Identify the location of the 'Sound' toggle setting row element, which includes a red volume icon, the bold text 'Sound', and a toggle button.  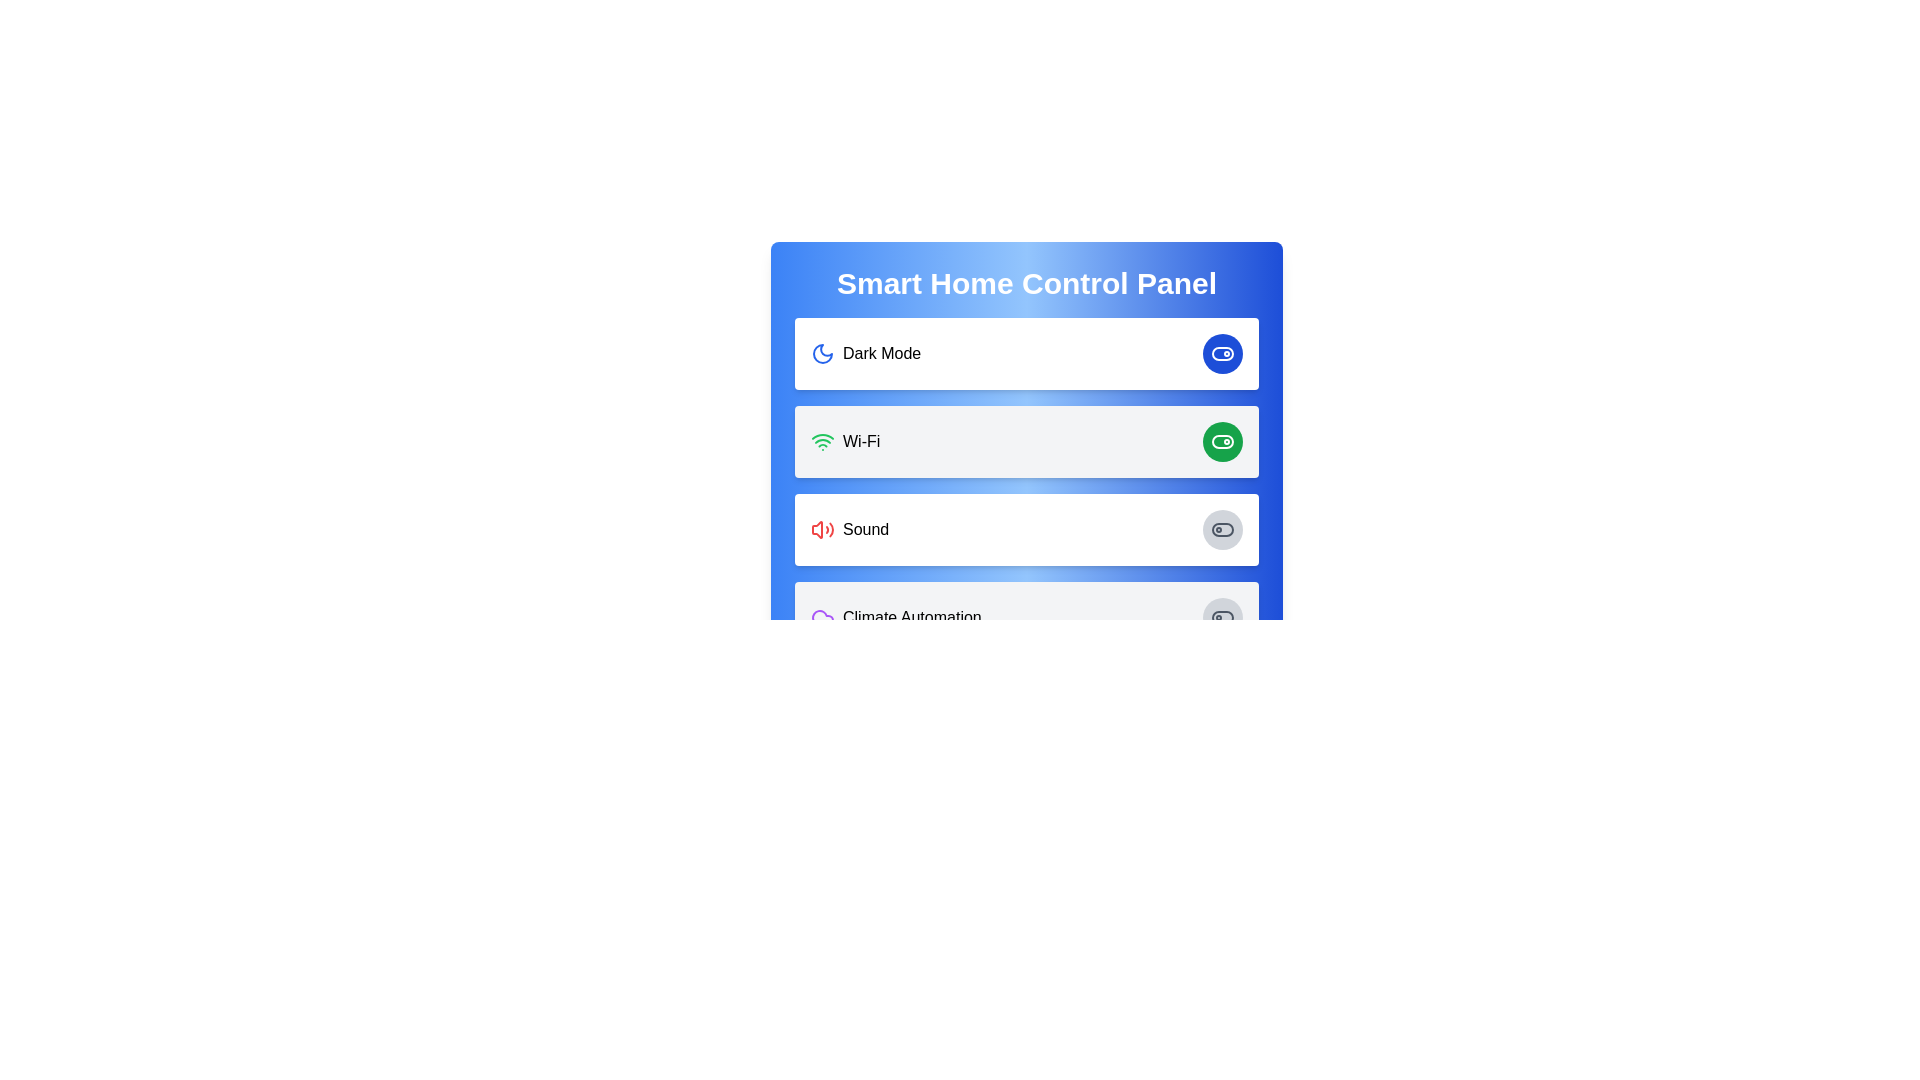
(1027, 528).